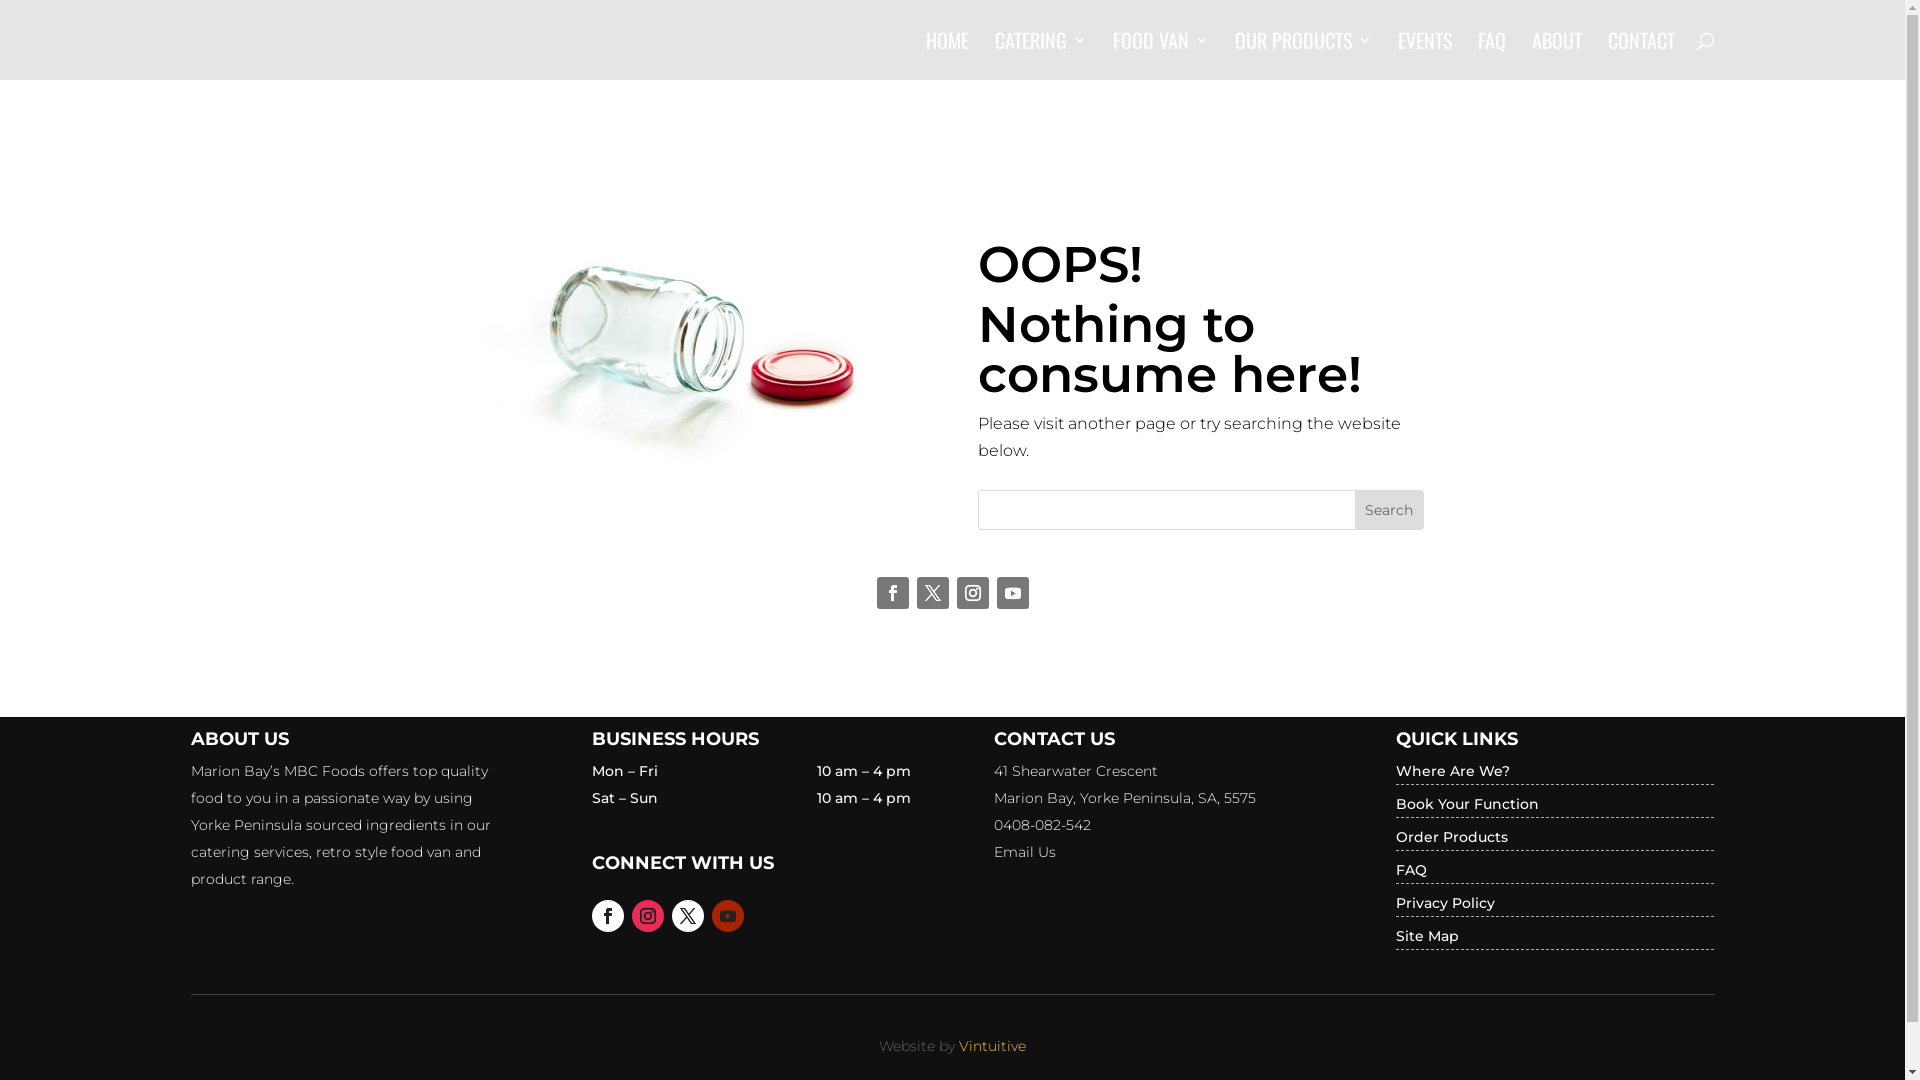 Image resolution: width=1920 pixels, height=1080 pixels. I want to click on 'Follow on X', so click(687, 915).